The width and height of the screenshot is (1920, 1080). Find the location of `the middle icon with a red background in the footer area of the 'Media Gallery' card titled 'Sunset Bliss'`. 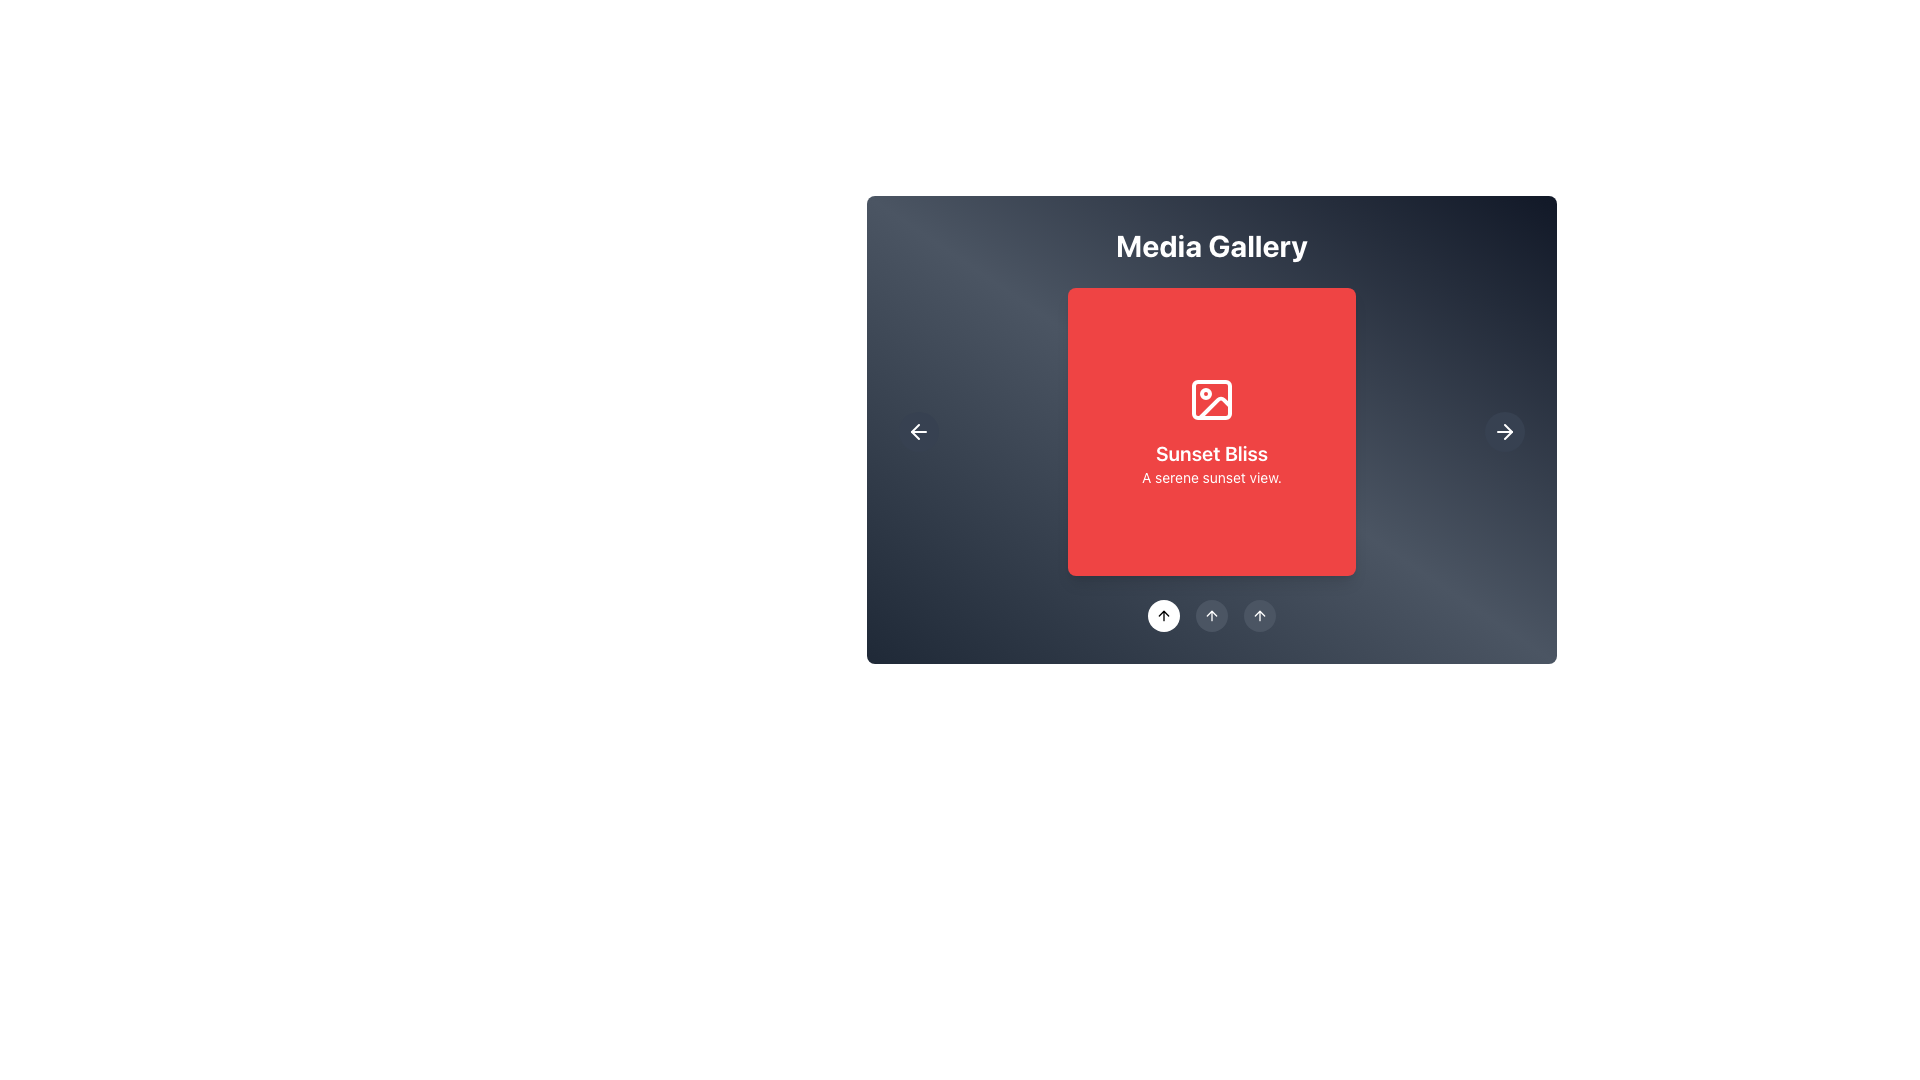

the middle icon with a red background in the footer area of the 'Media Gallery' card titled 'Sunset Bliss' is located at coordinates (1210, 615).